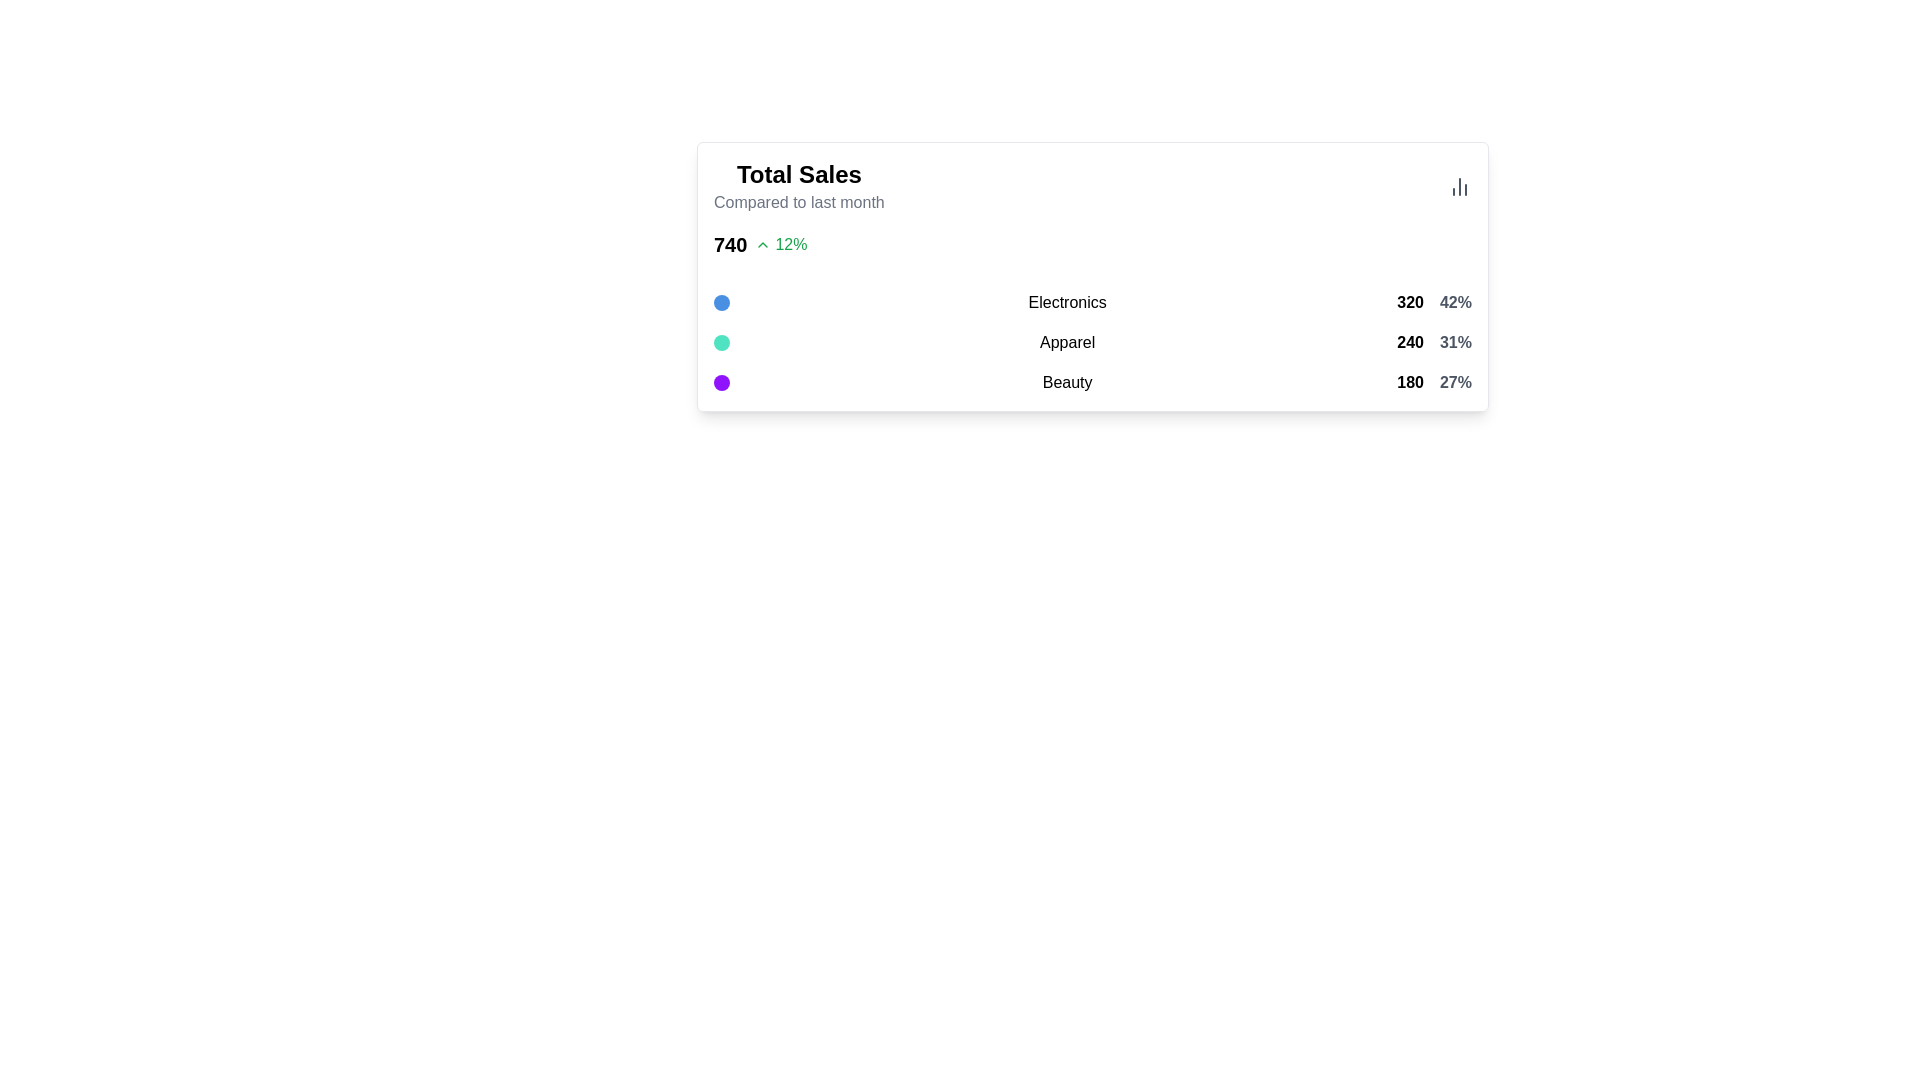  Describe the element at coordinates (1455, 303) in the screenshot. I see `the text '42%' which is styled in bold gray font, located next to the number '320' in the top-right section of the 'Electronics' category` at that location.